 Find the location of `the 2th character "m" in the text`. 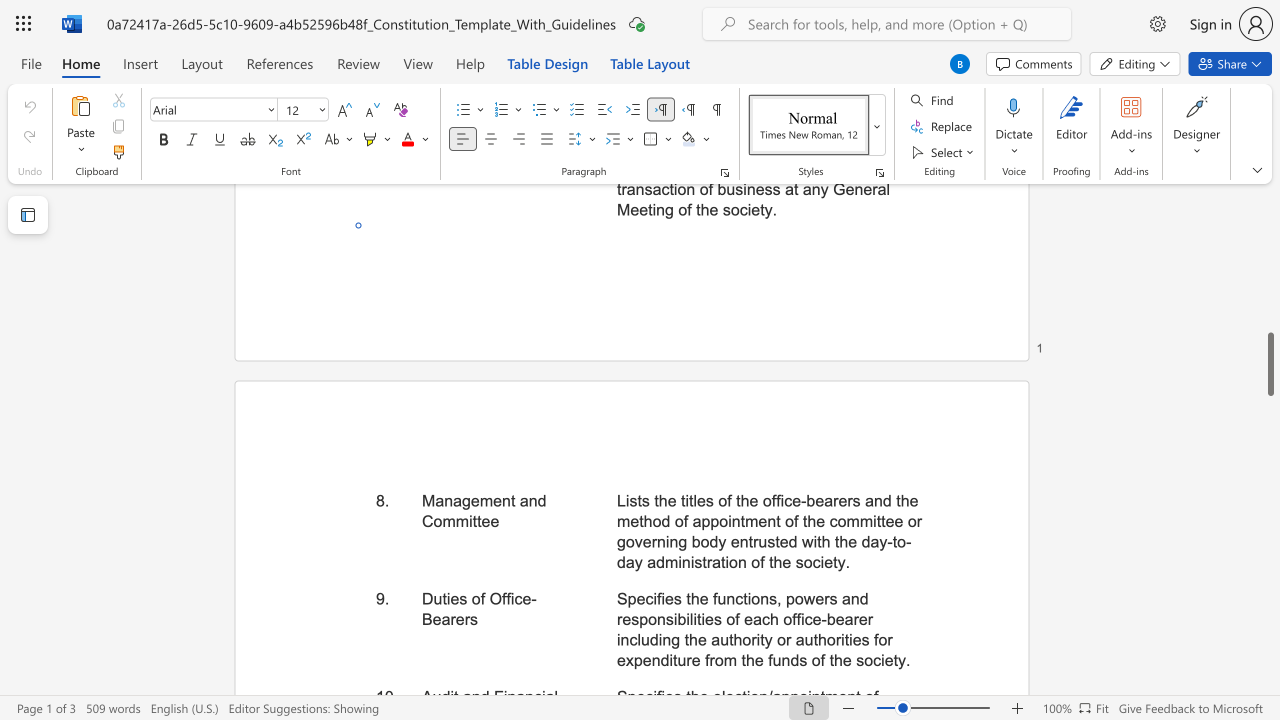

the 2th character "m" in the text is located at coordinates (448, 520).